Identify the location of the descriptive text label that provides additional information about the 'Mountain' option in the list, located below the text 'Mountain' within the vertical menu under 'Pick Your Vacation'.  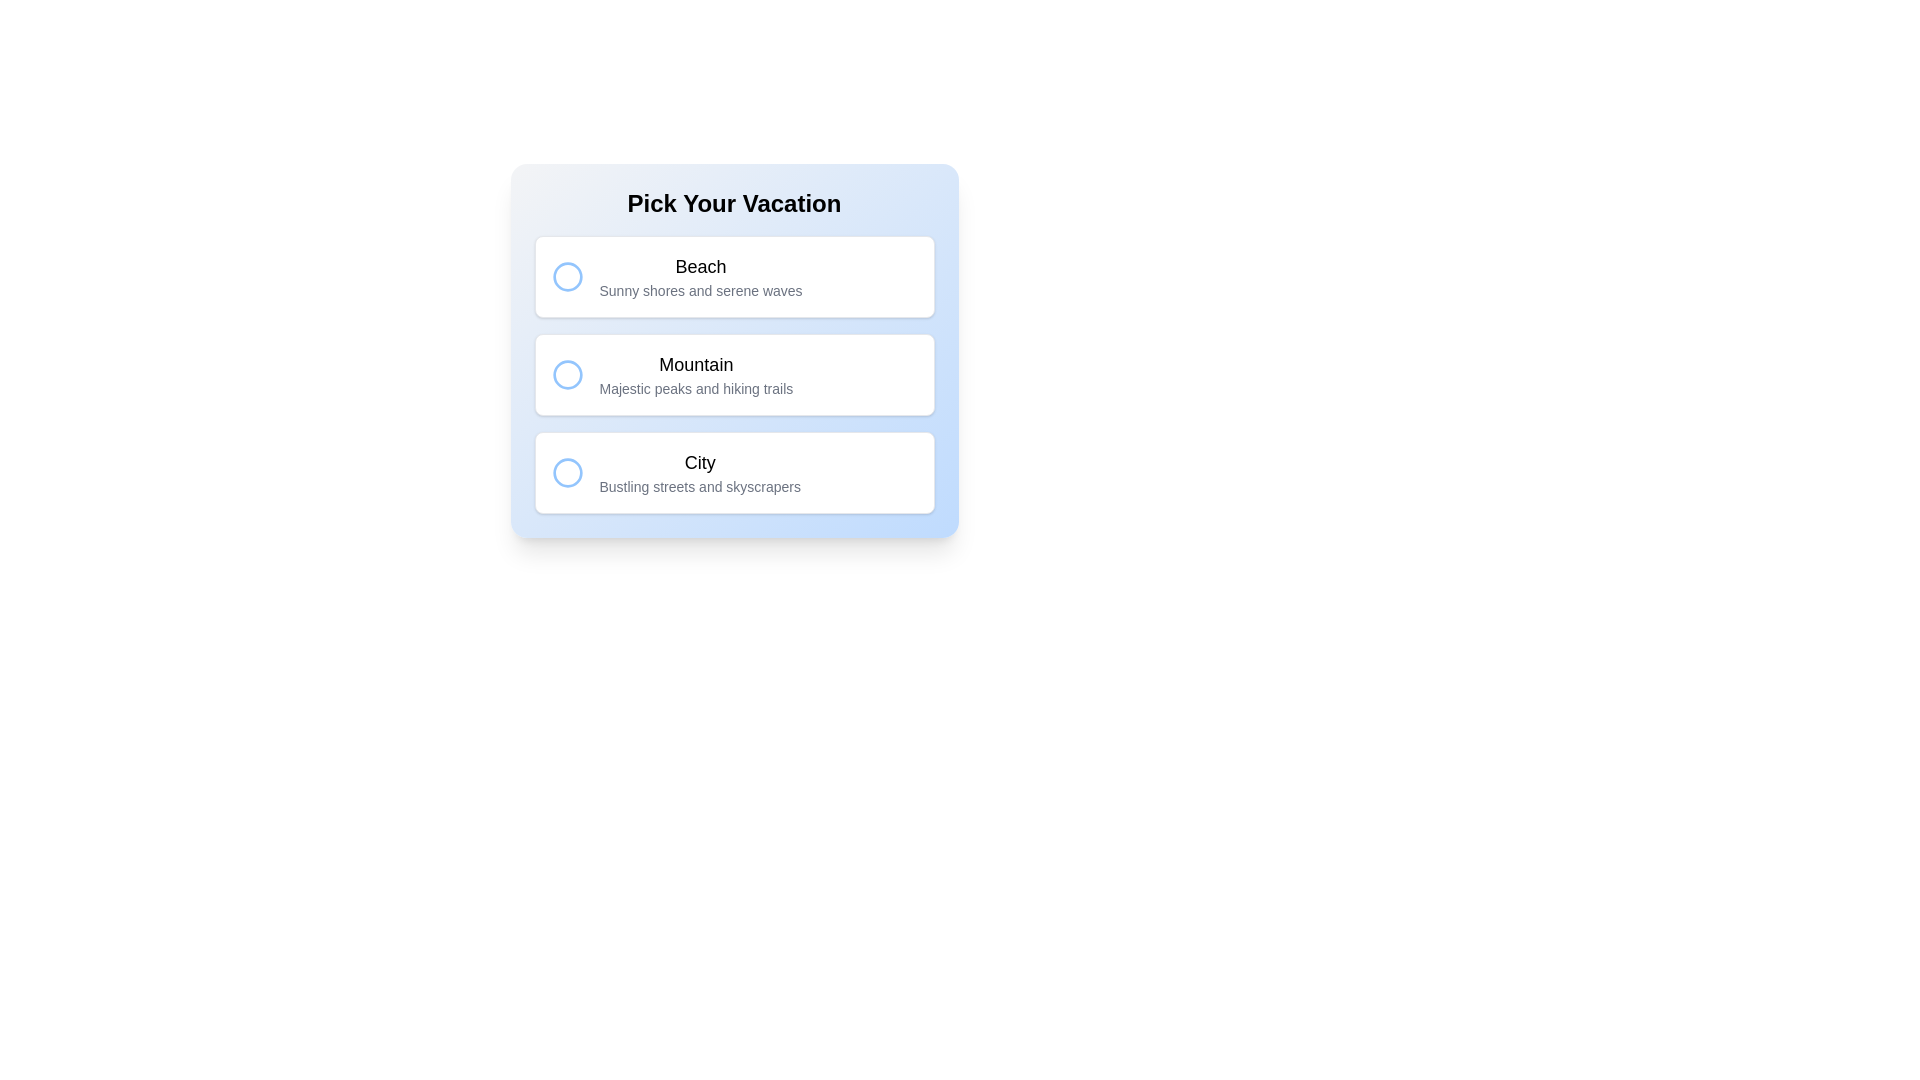
(696, 389).